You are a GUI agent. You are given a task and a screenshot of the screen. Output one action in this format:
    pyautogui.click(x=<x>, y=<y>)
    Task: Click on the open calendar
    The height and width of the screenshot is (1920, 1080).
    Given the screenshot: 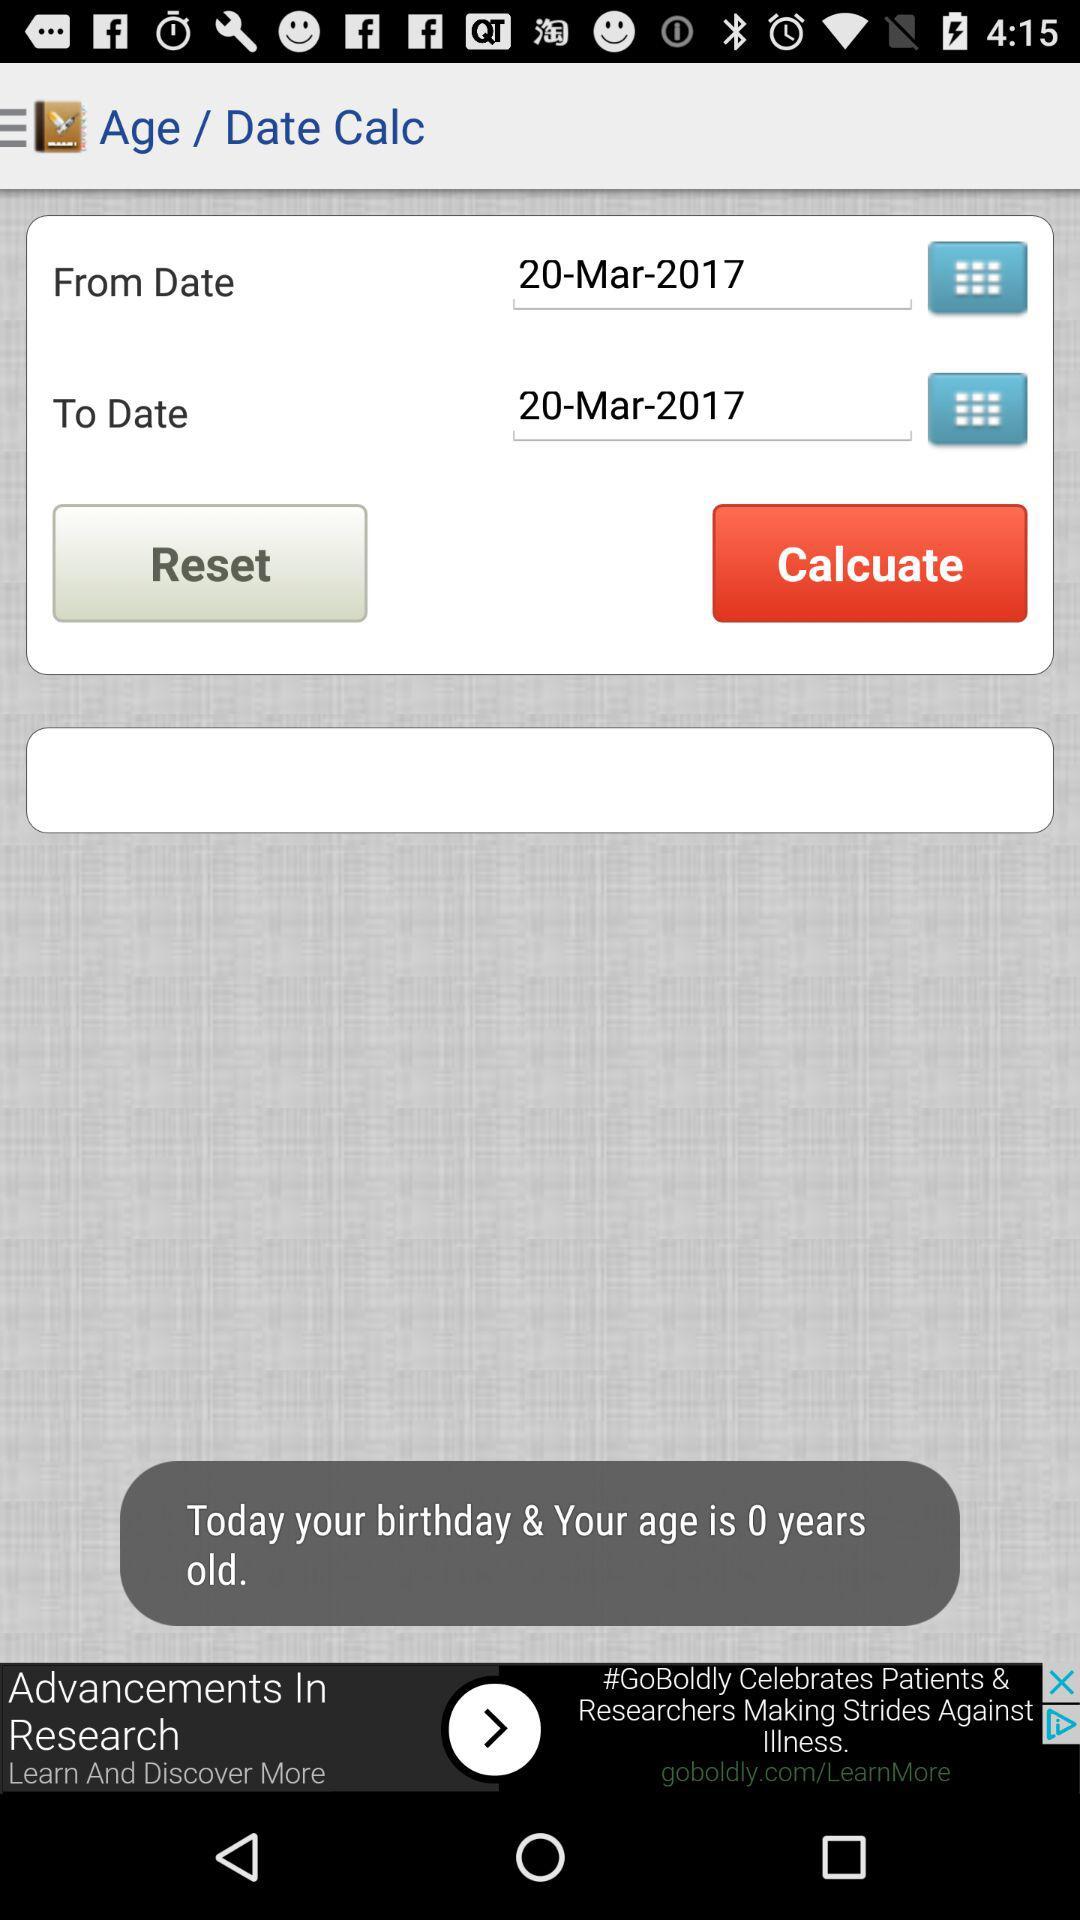 What is the action you would take?
    pyautogui.click(x=976, y=411)
    